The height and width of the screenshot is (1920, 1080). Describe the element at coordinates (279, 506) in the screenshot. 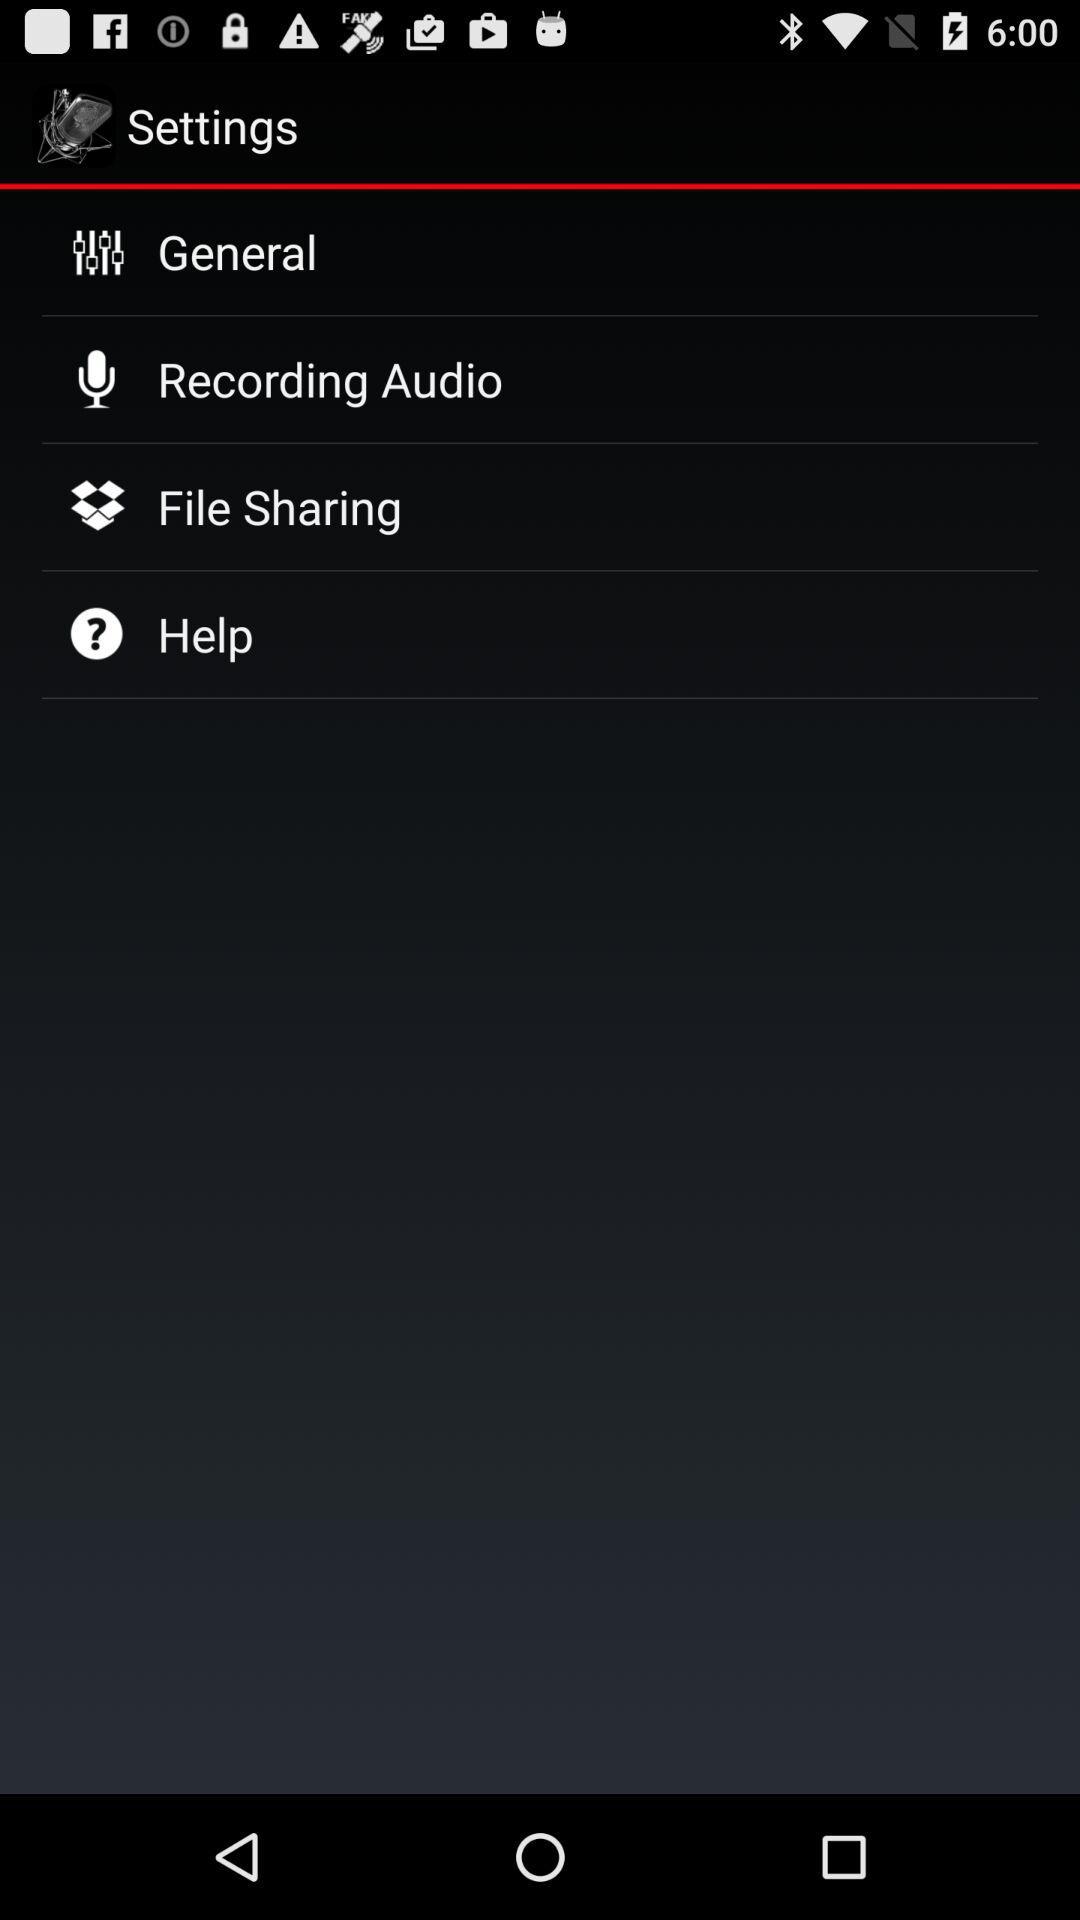

I see `the file sharing item` at that location.